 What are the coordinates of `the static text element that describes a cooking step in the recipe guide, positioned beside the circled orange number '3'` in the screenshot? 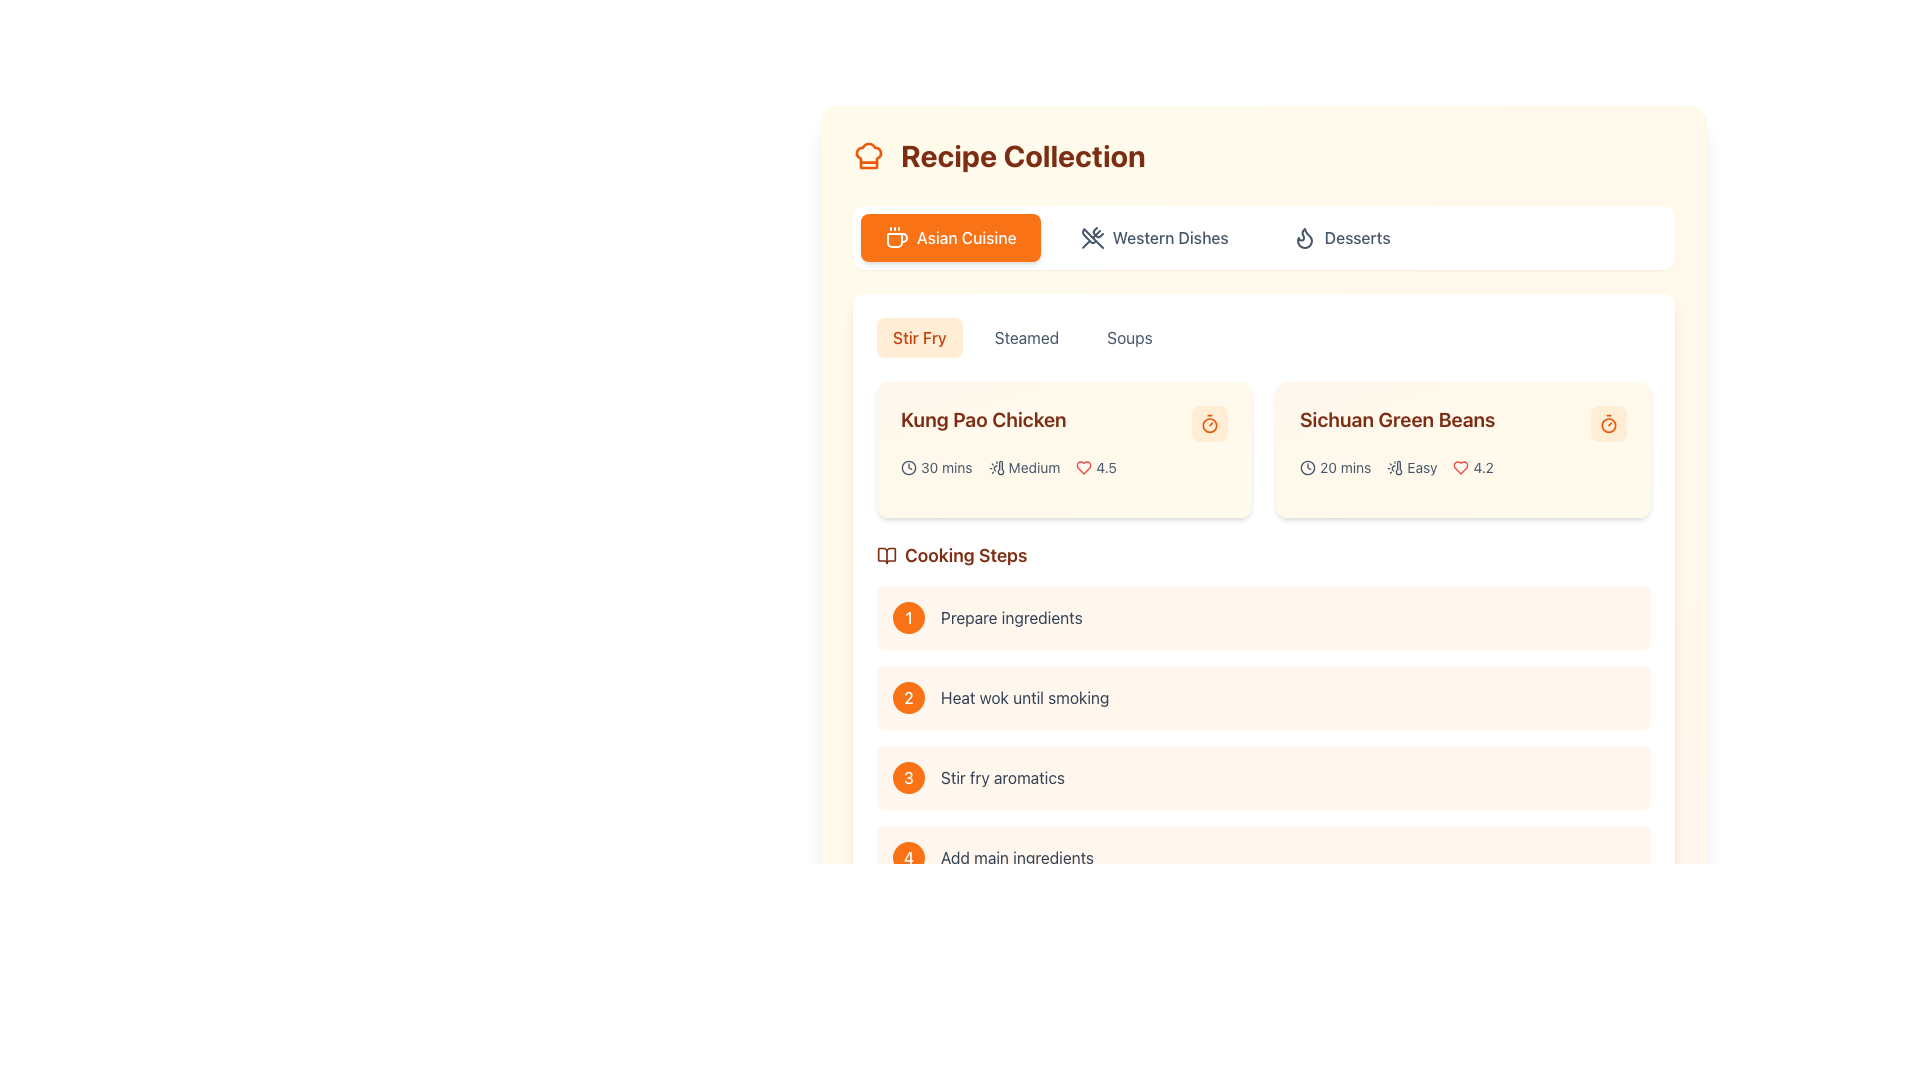 It's located at (1003, 777).